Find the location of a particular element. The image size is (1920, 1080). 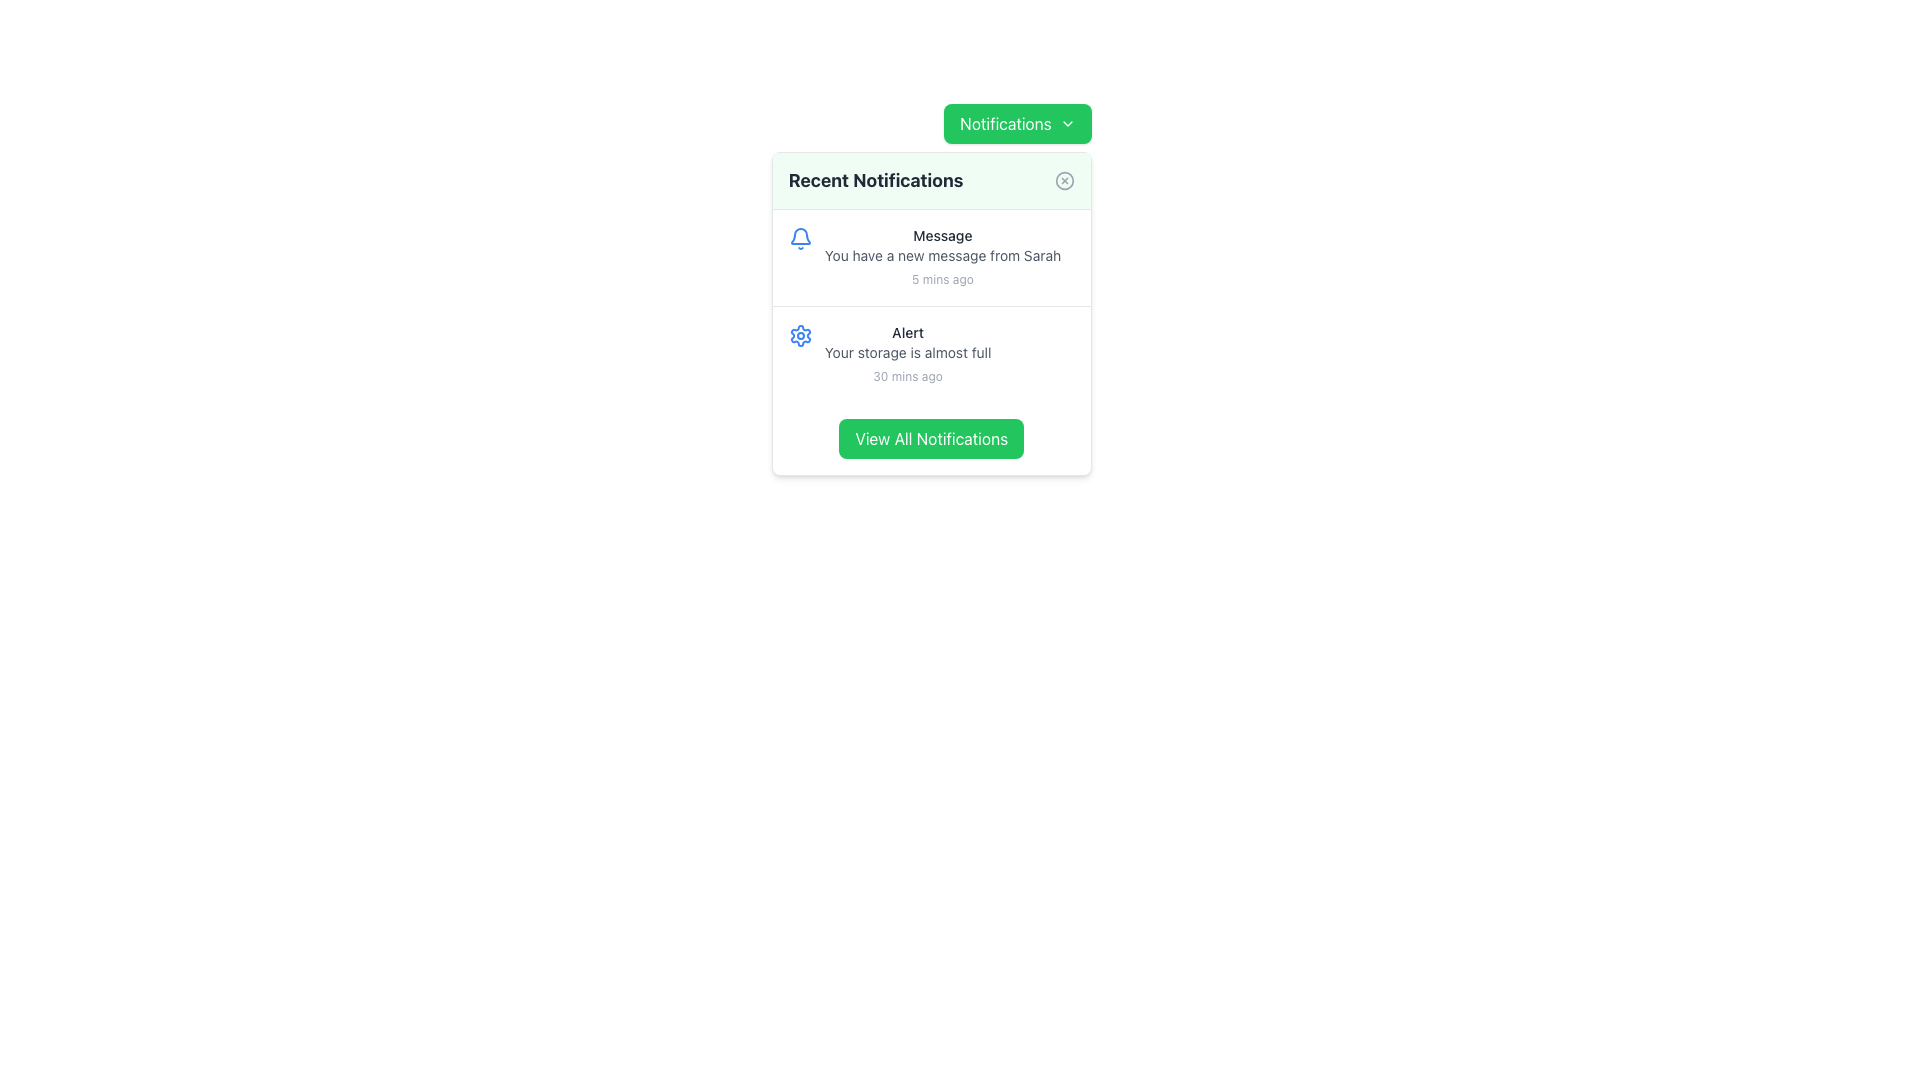

the green button labeled 'View All Notifications' to observe any hover effects is located at coordinates (930, 438).